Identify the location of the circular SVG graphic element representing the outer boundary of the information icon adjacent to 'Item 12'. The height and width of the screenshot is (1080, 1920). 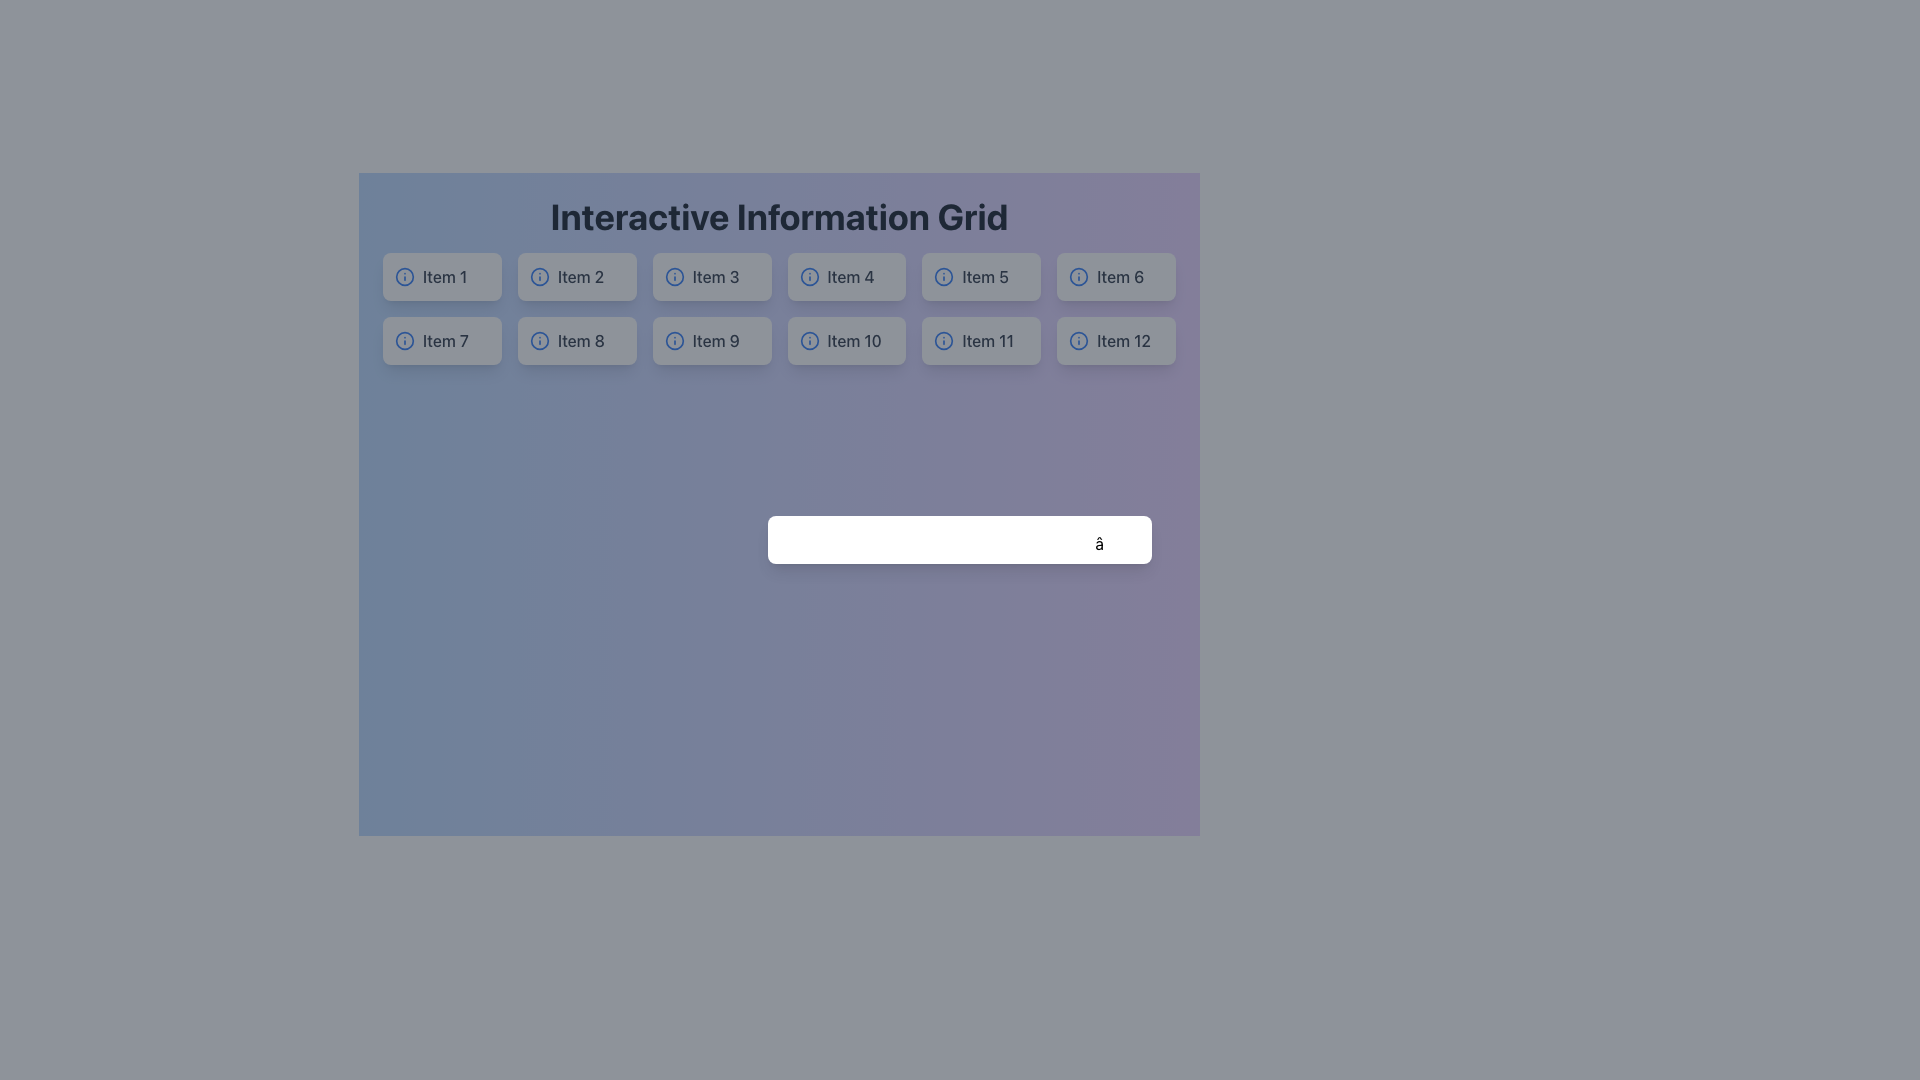
(1078, 339).